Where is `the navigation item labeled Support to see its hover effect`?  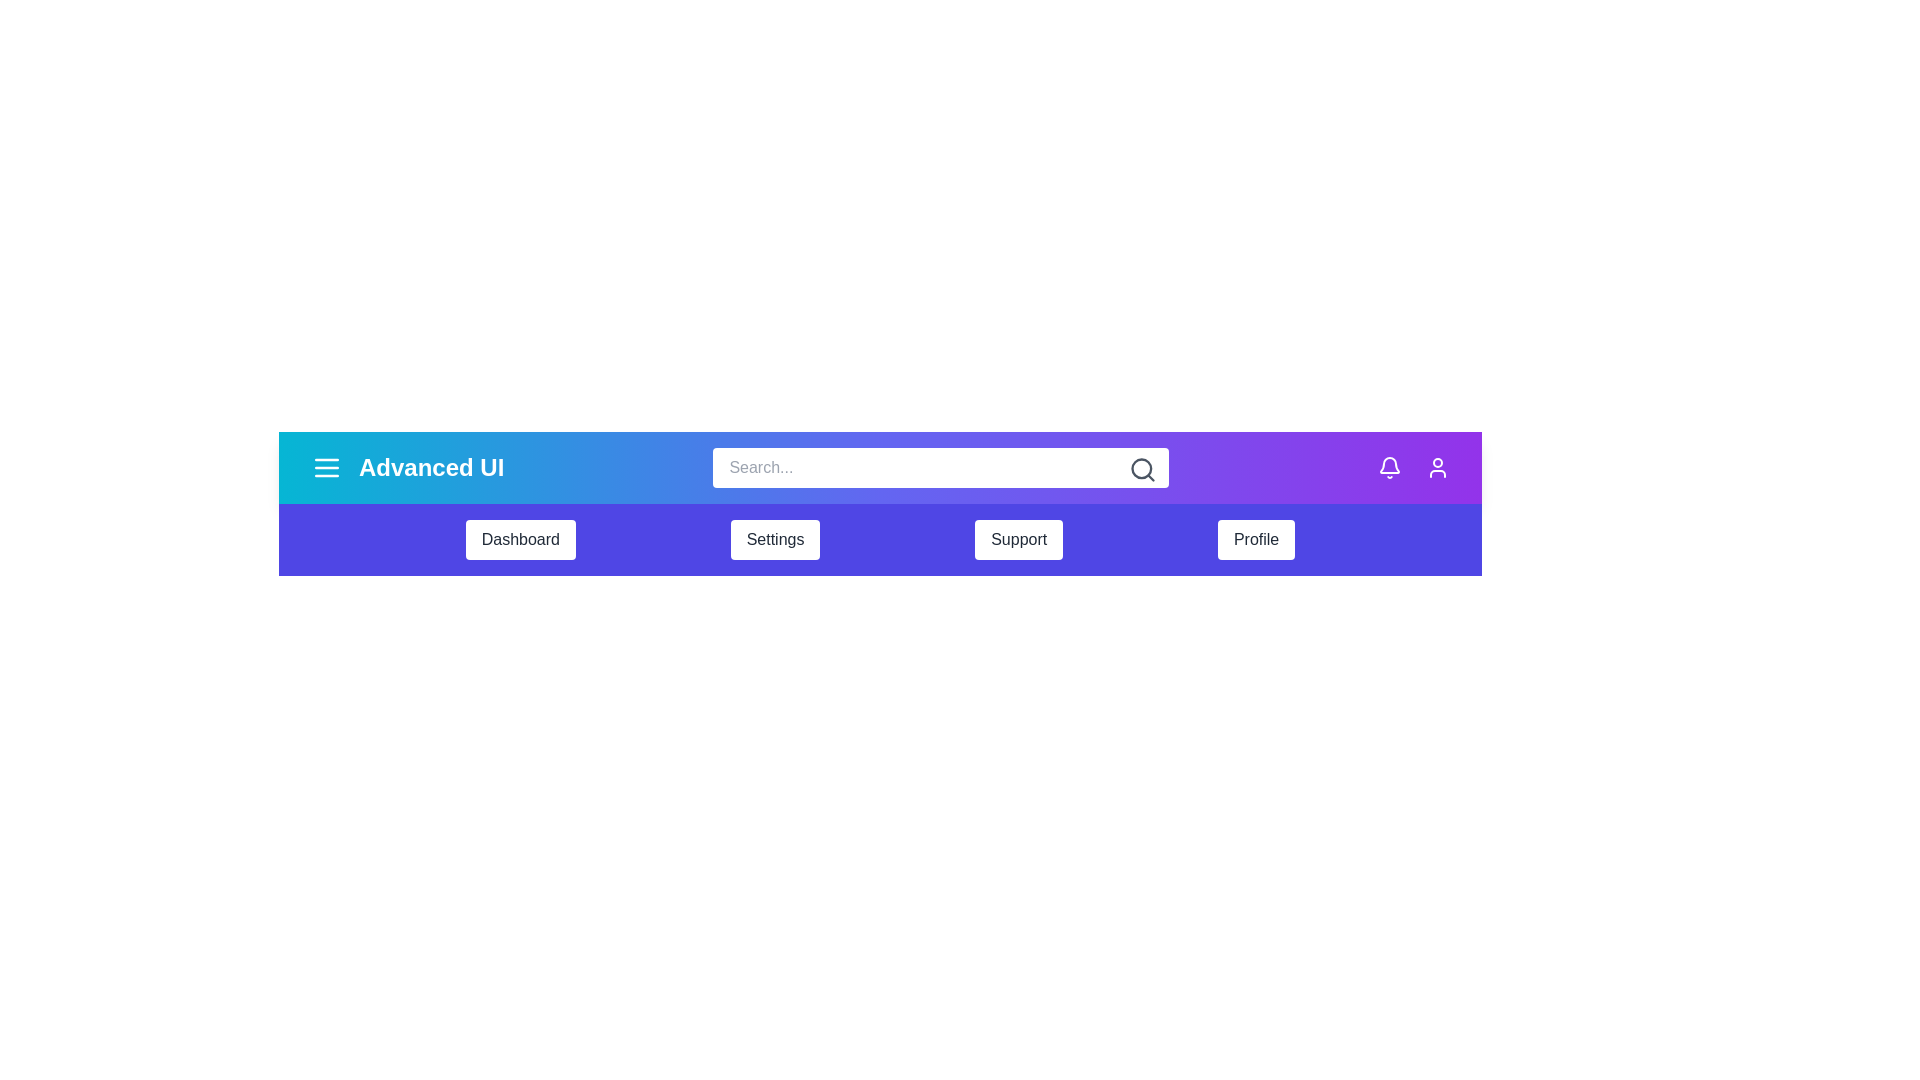
the navigation item labeled Support to see its hover effect is located at coordinates (1019, 540).